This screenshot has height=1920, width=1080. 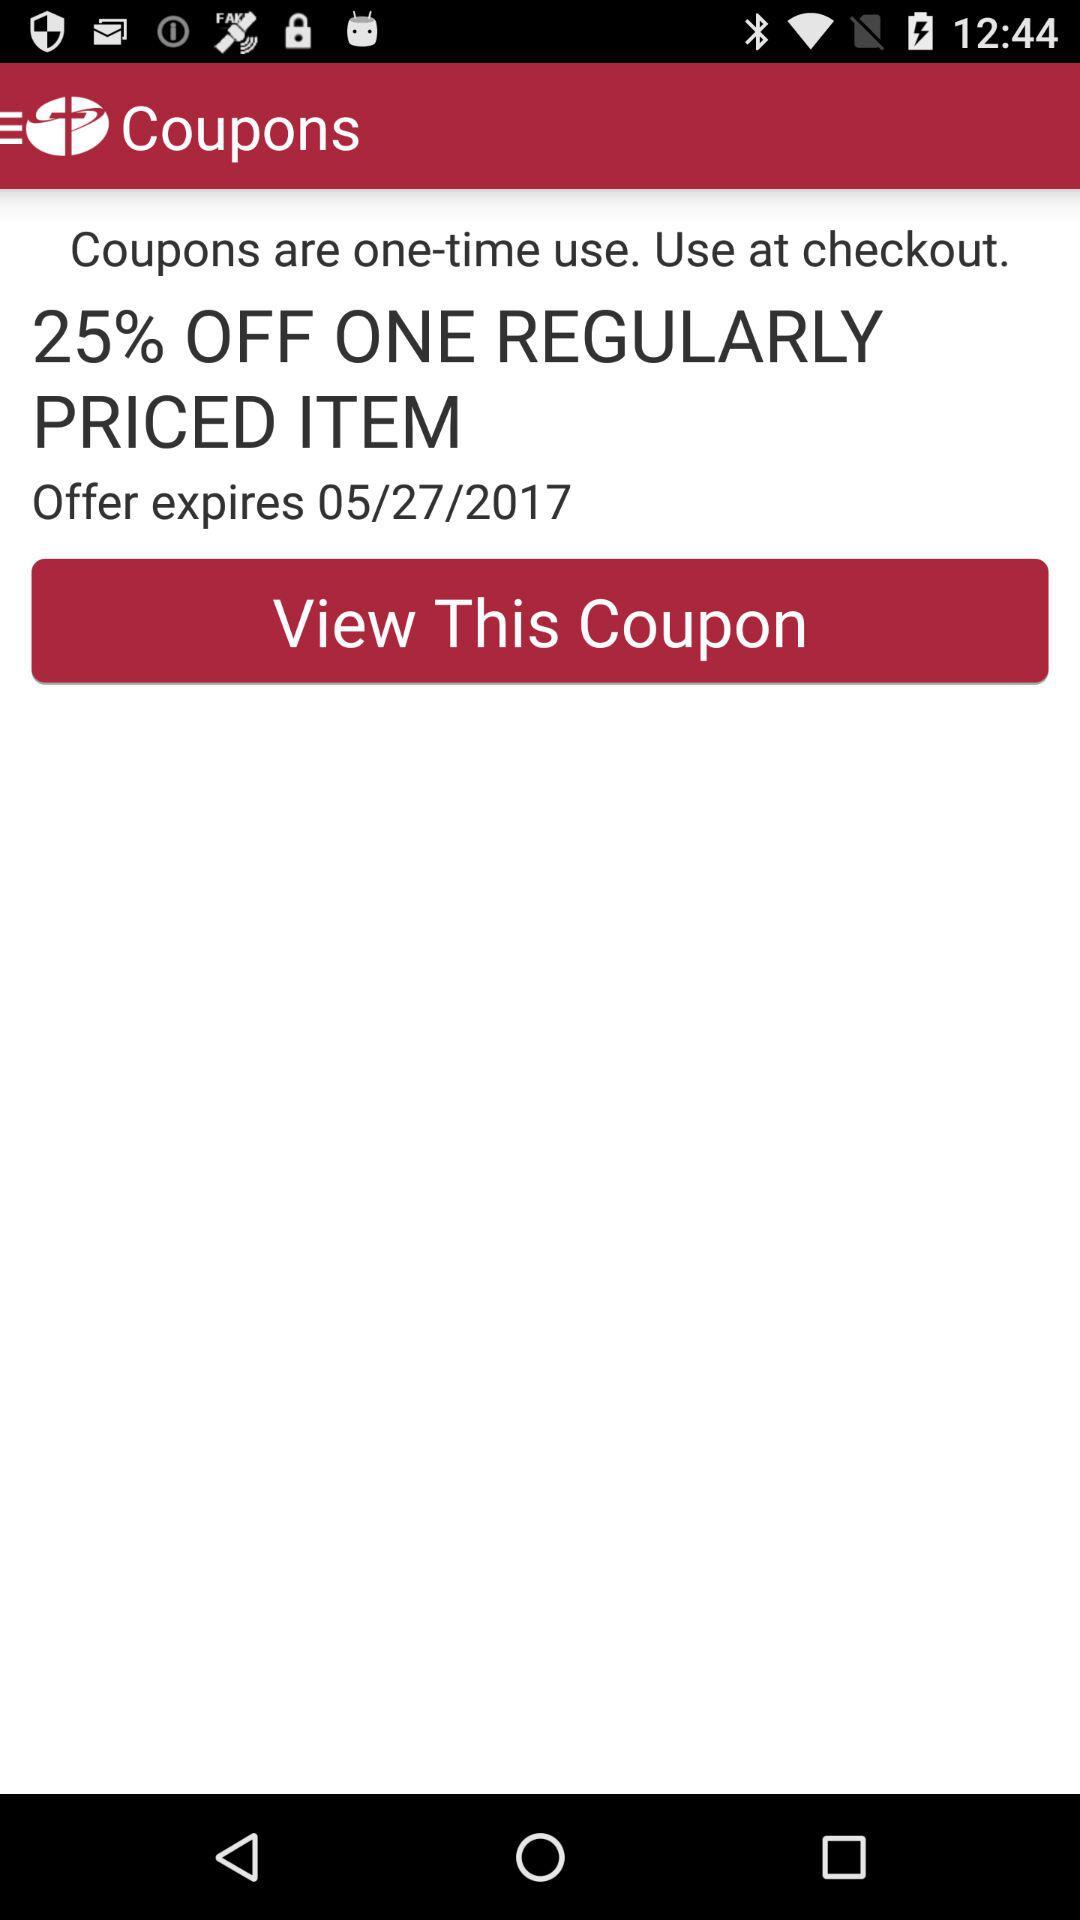 I want to click on the app below coupons are one, so click(x=540, y=376).